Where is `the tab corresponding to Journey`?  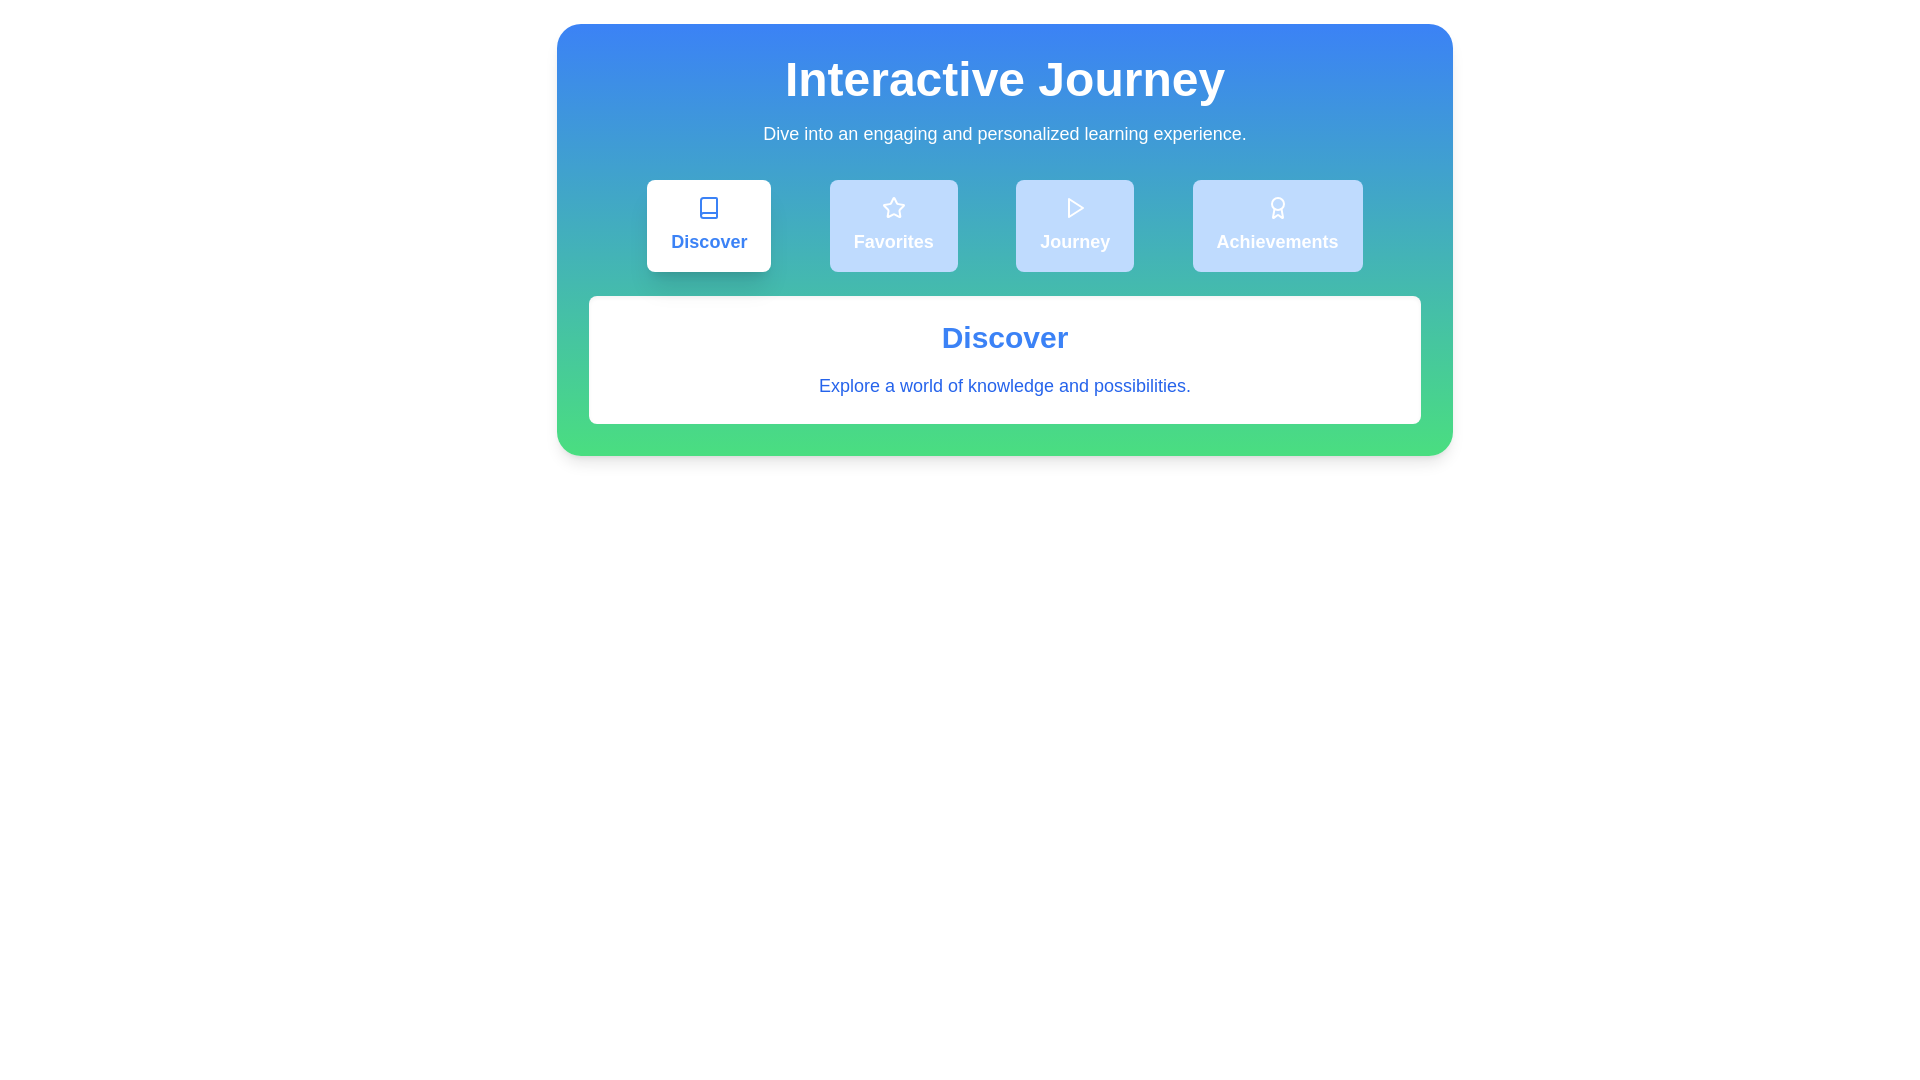
the tab corresponding to Journey is located at coordinates (1074, 225).